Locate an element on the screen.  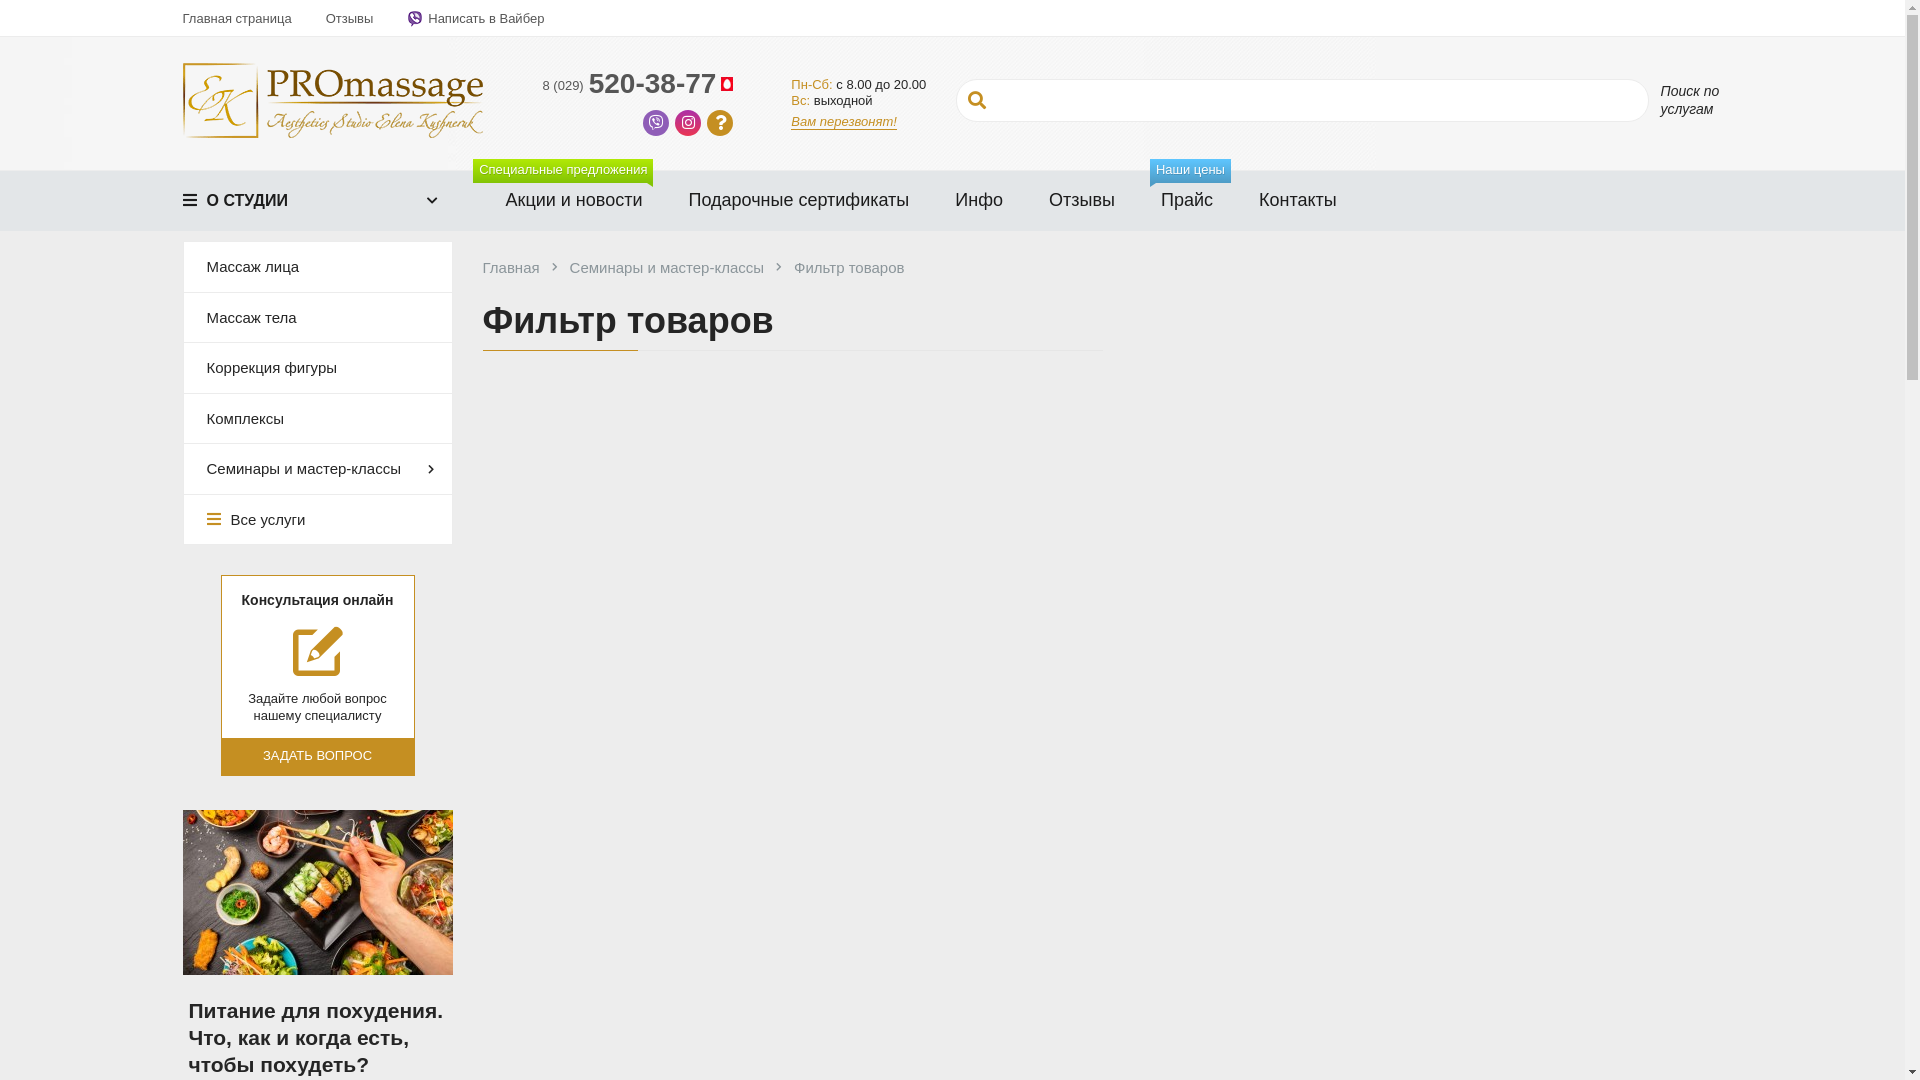
'8 (029) is located at coordinates (637, 83).